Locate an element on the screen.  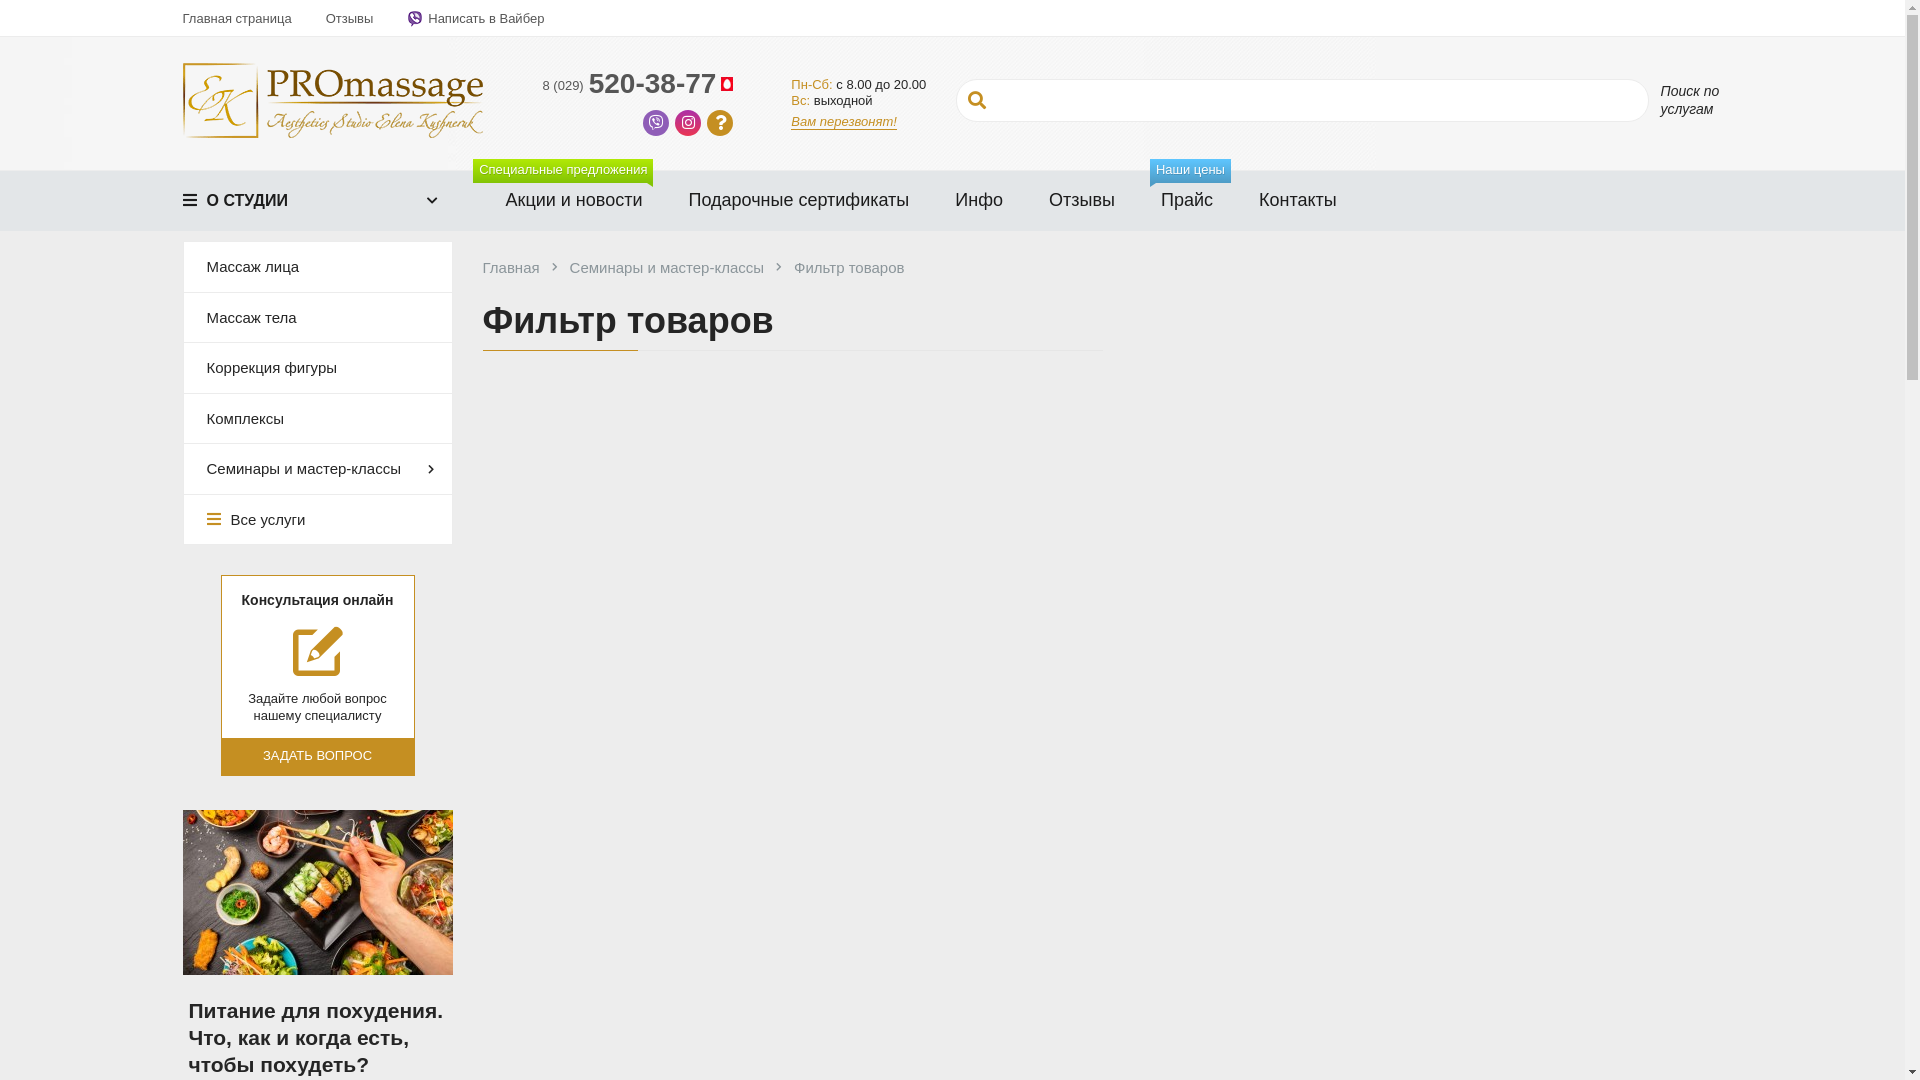
'8 (029) is located at coordinates (637, 83).